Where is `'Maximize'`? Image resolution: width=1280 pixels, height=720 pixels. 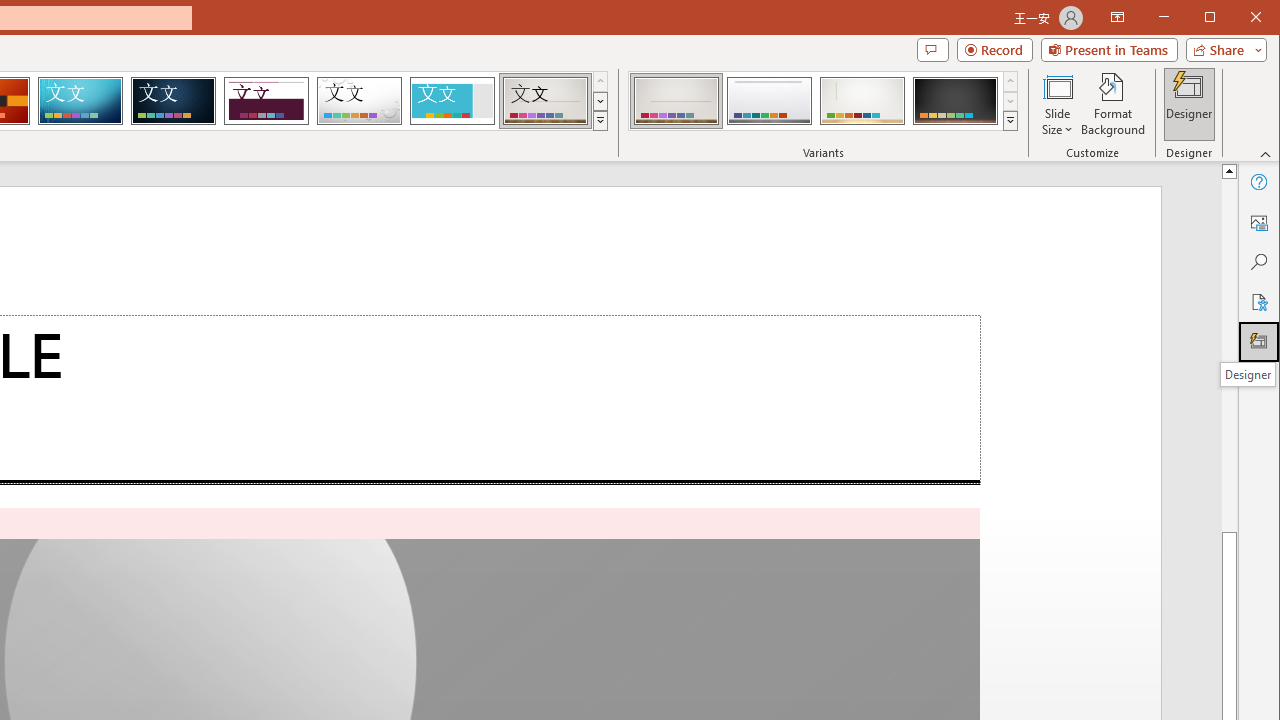
'Maximize' is located at coordinates (1238, 19).